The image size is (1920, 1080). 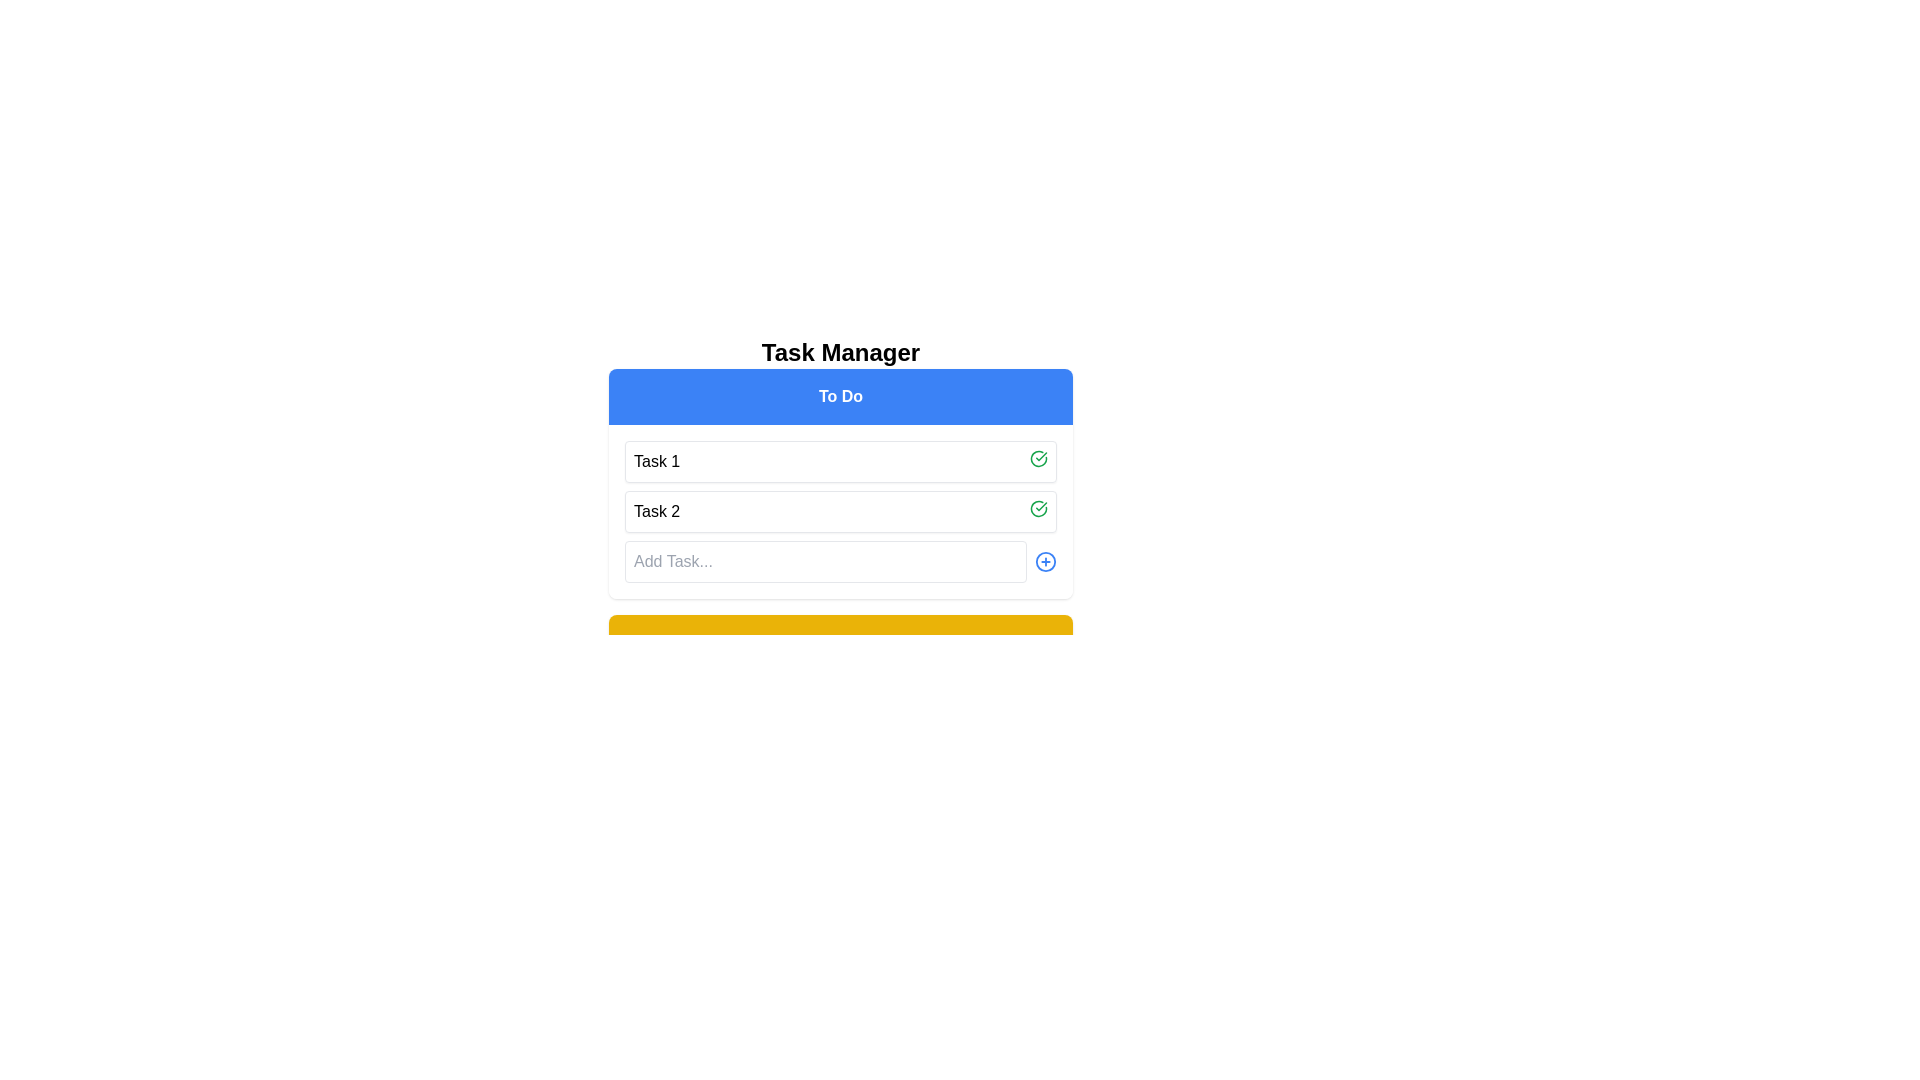 What do you see at coordinates (1038, 459) in the screenshot?
I see `the circular green checkmark icon located at the right end of the 'Task 1' row in the task list interface` at bounding box center [1038, 459].